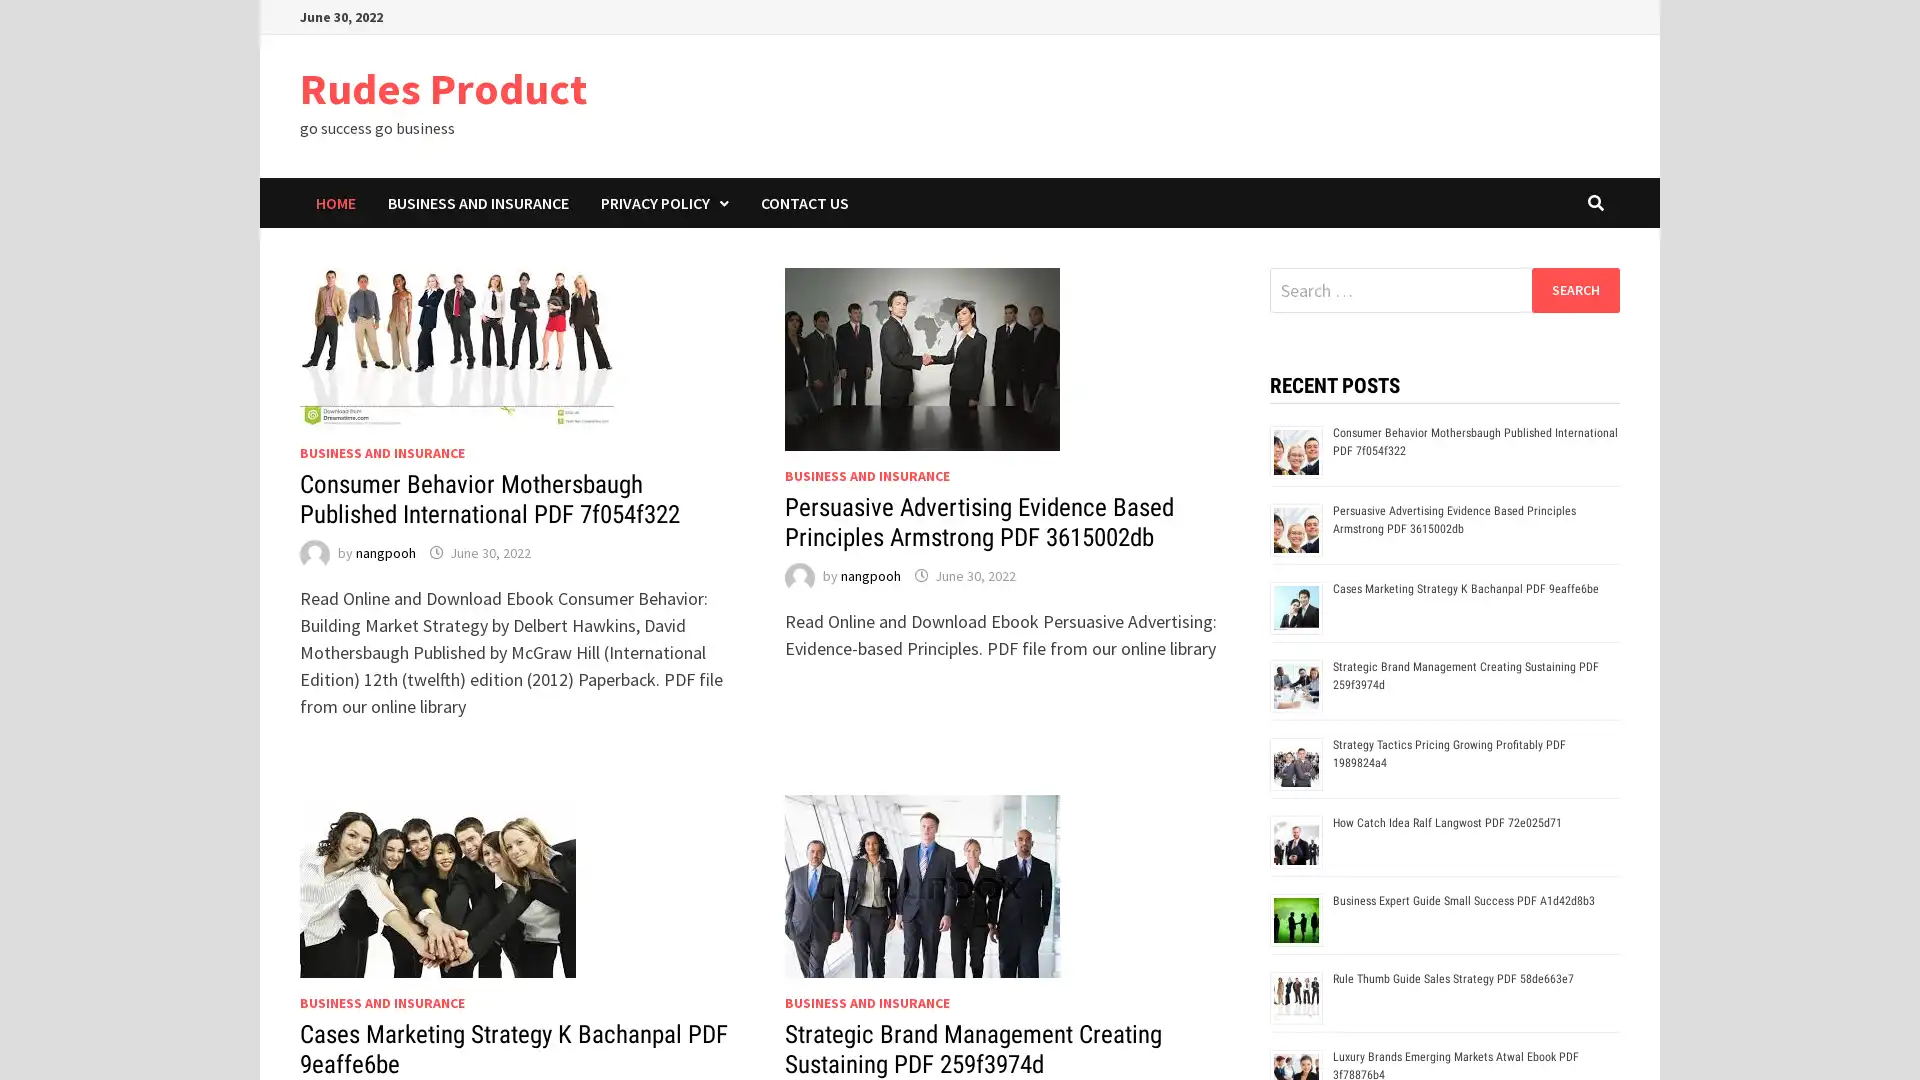 The height and width of the screenshot is (1080, 1920). What do you see at coordinates (1574, 289) in the screenshot?
I see `Search` at bounding box center [1574, 289].